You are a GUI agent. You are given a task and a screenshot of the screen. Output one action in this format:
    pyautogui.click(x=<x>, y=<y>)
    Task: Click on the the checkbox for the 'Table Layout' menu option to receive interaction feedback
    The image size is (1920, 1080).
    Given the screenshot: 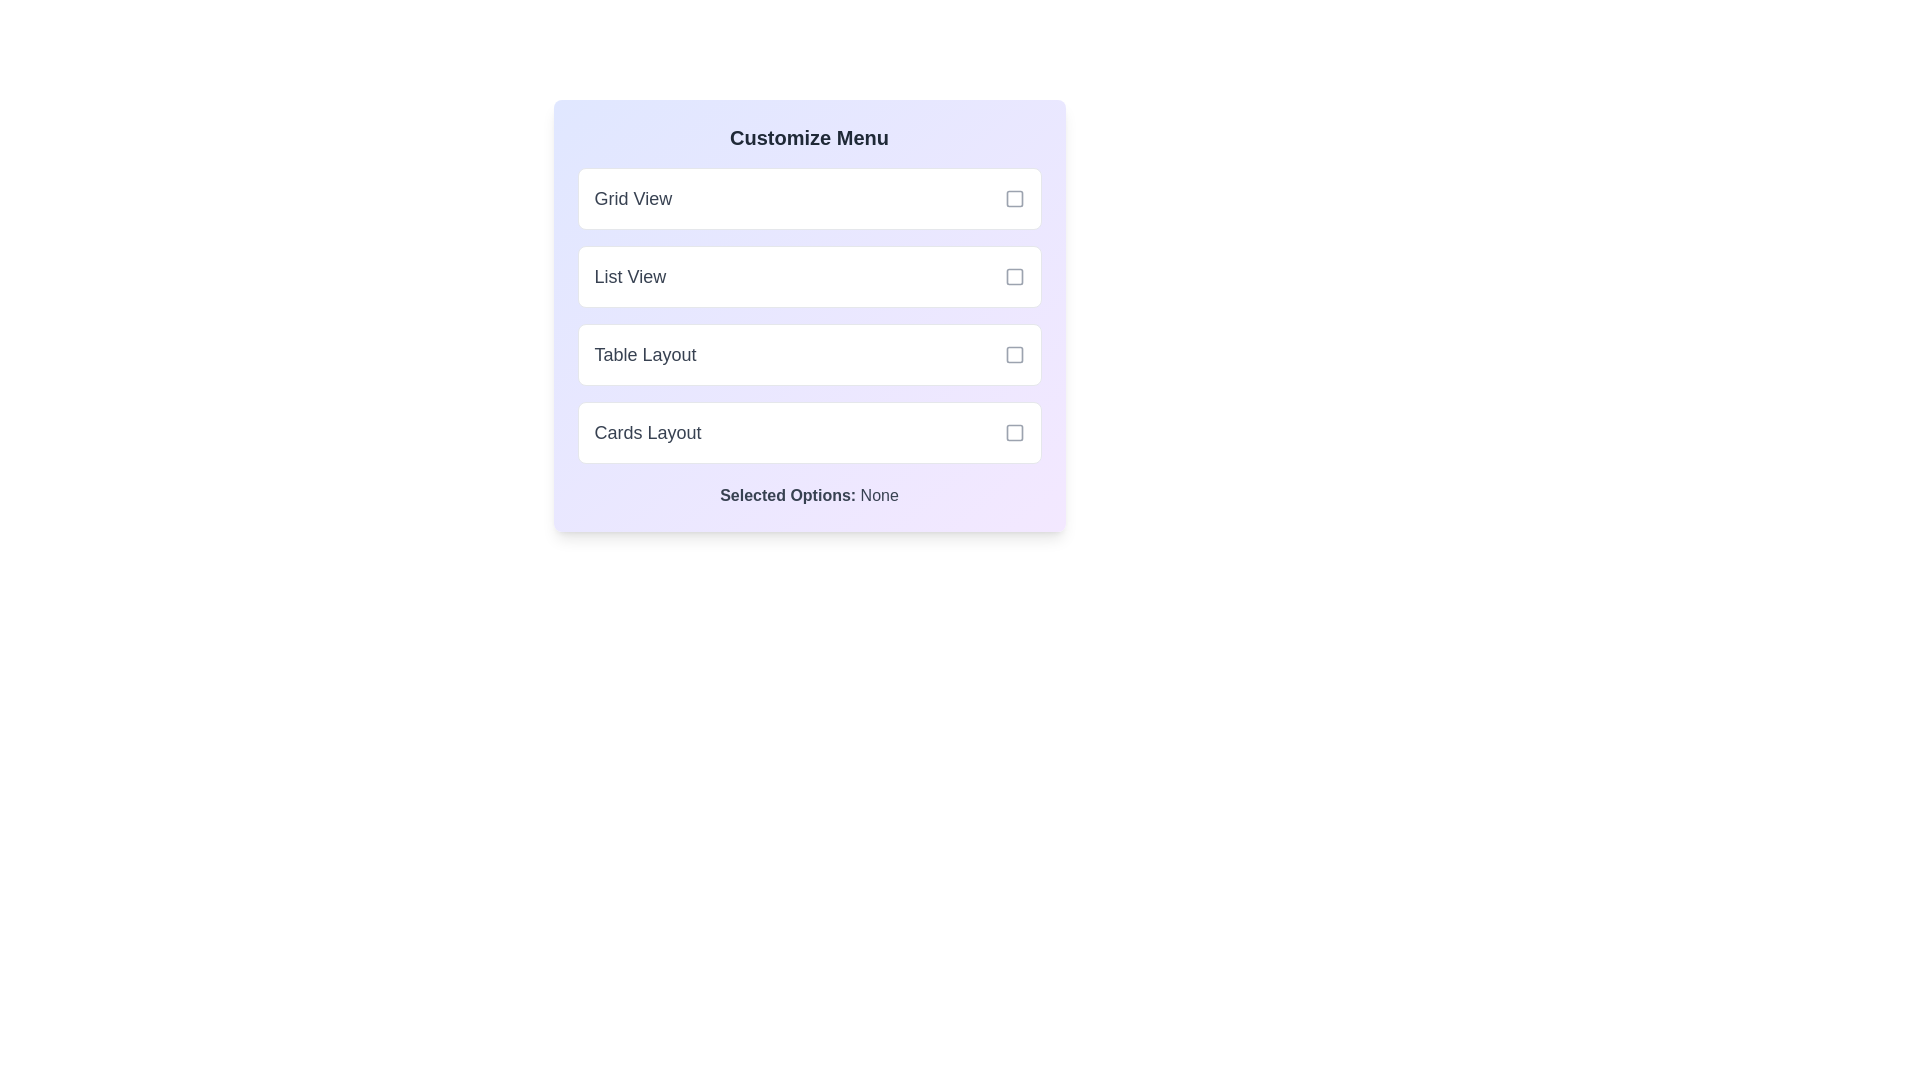 What is the action you would take?
    pyautogui.click(x=1014, y=353)
    